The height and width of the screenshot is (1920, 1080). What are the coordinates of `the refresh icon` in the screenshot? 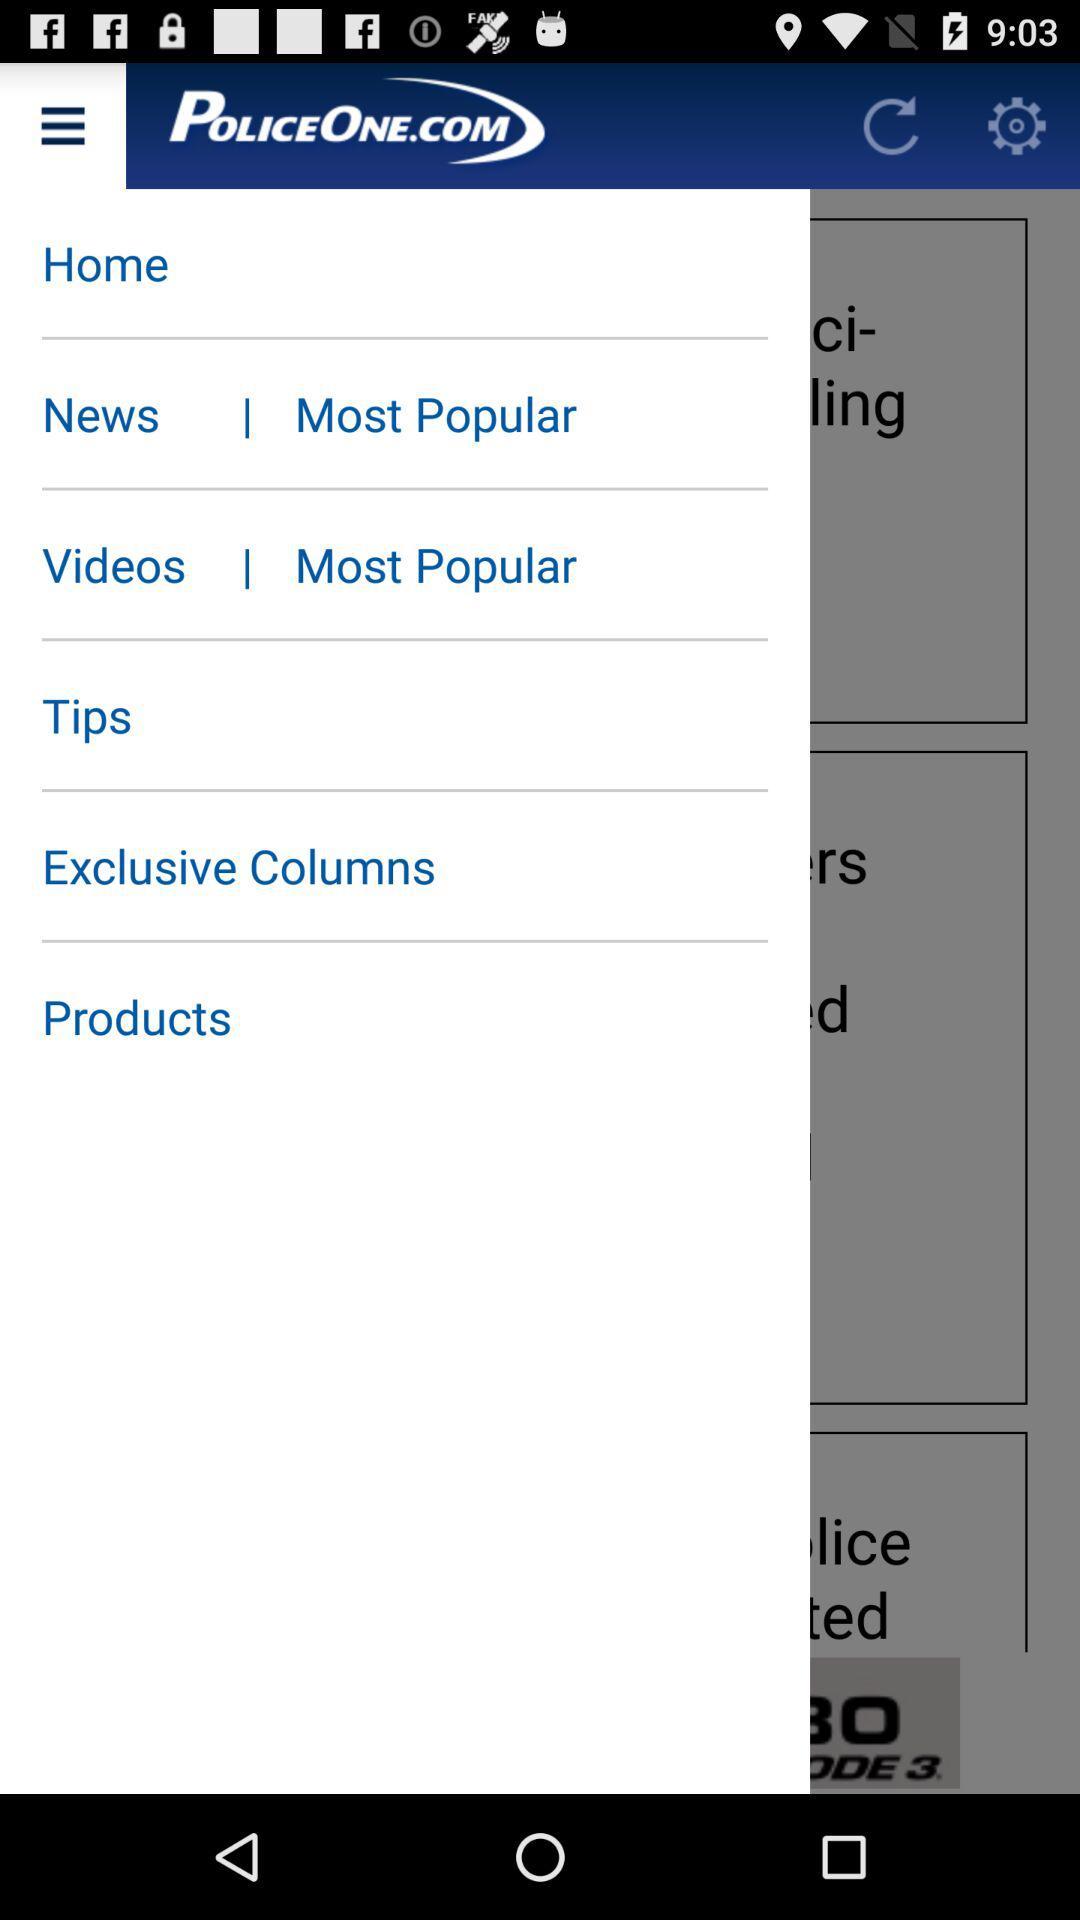 It's located at (890, 133).